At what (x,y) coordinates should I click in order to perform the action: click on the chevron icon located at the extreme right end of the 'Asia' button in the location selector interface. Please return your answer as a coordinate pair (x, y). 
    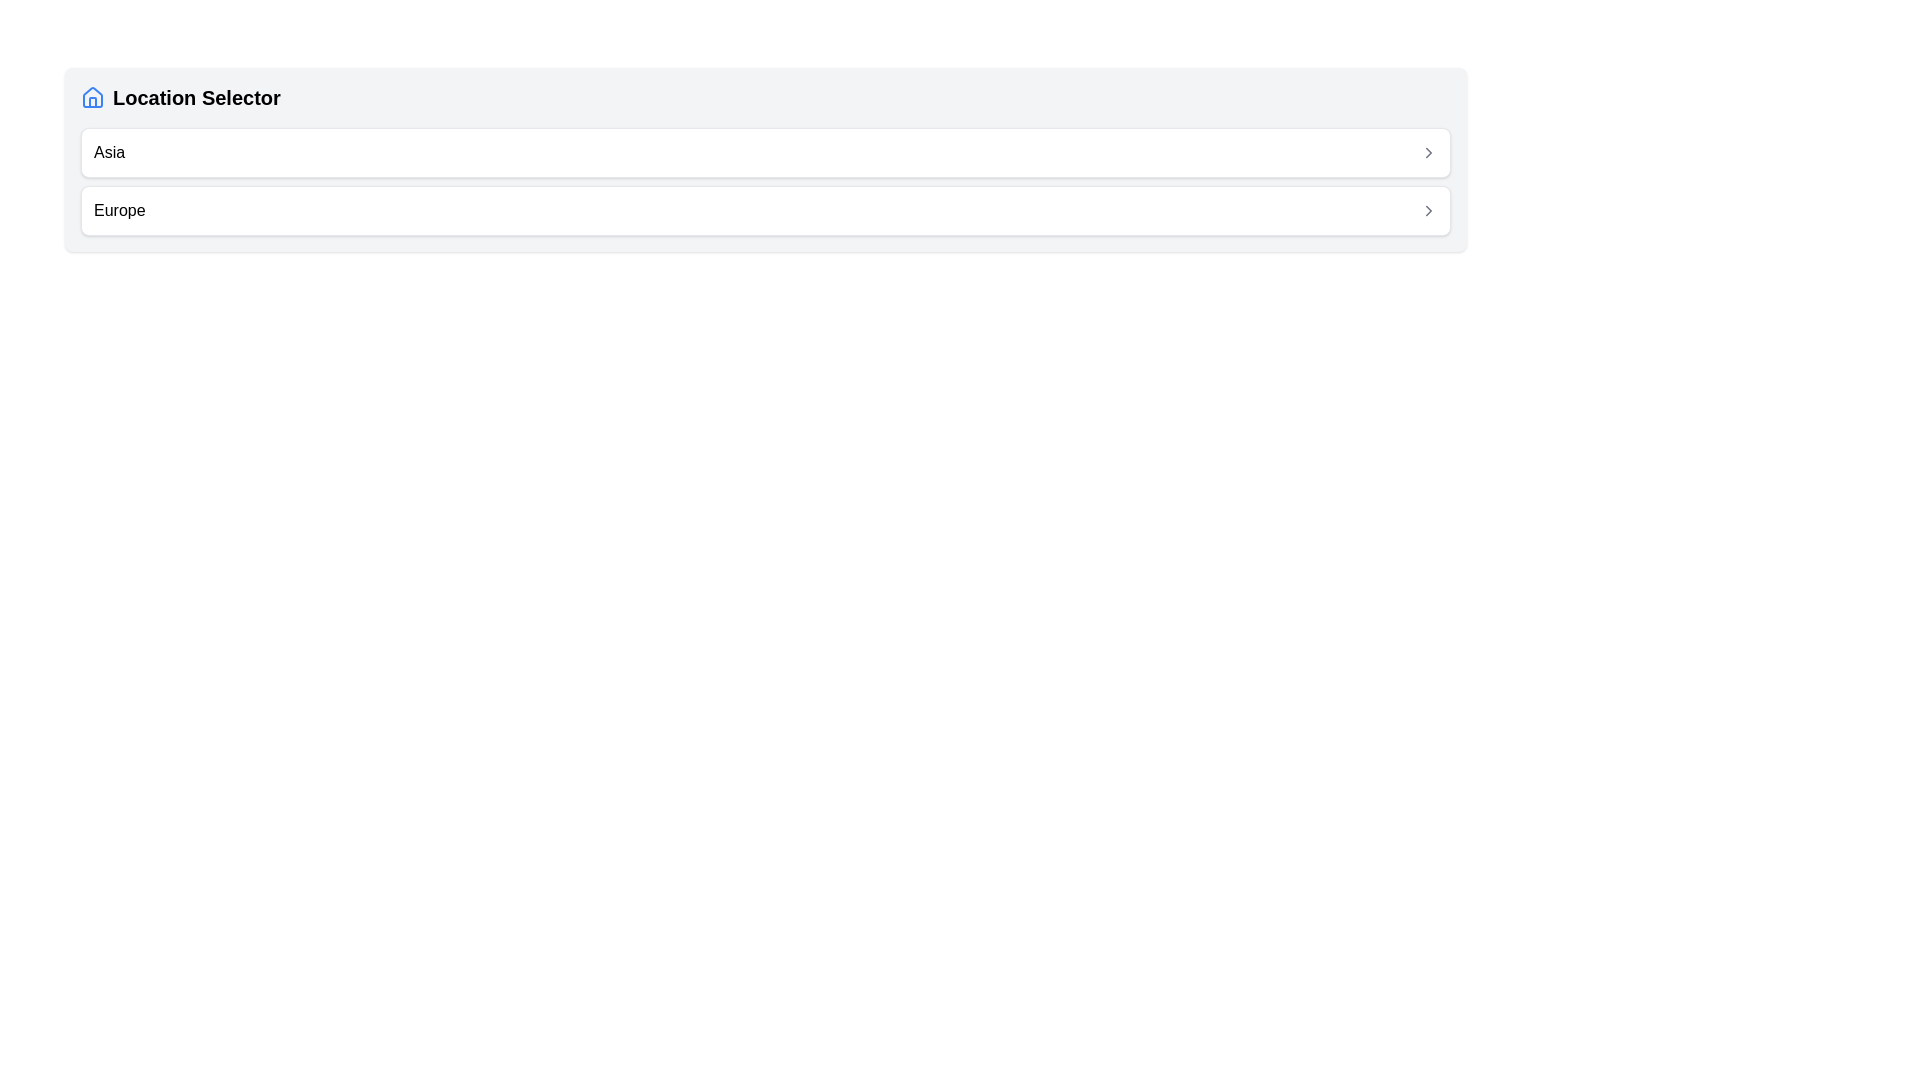
    Looking at the image, I should click on (1428, 152).